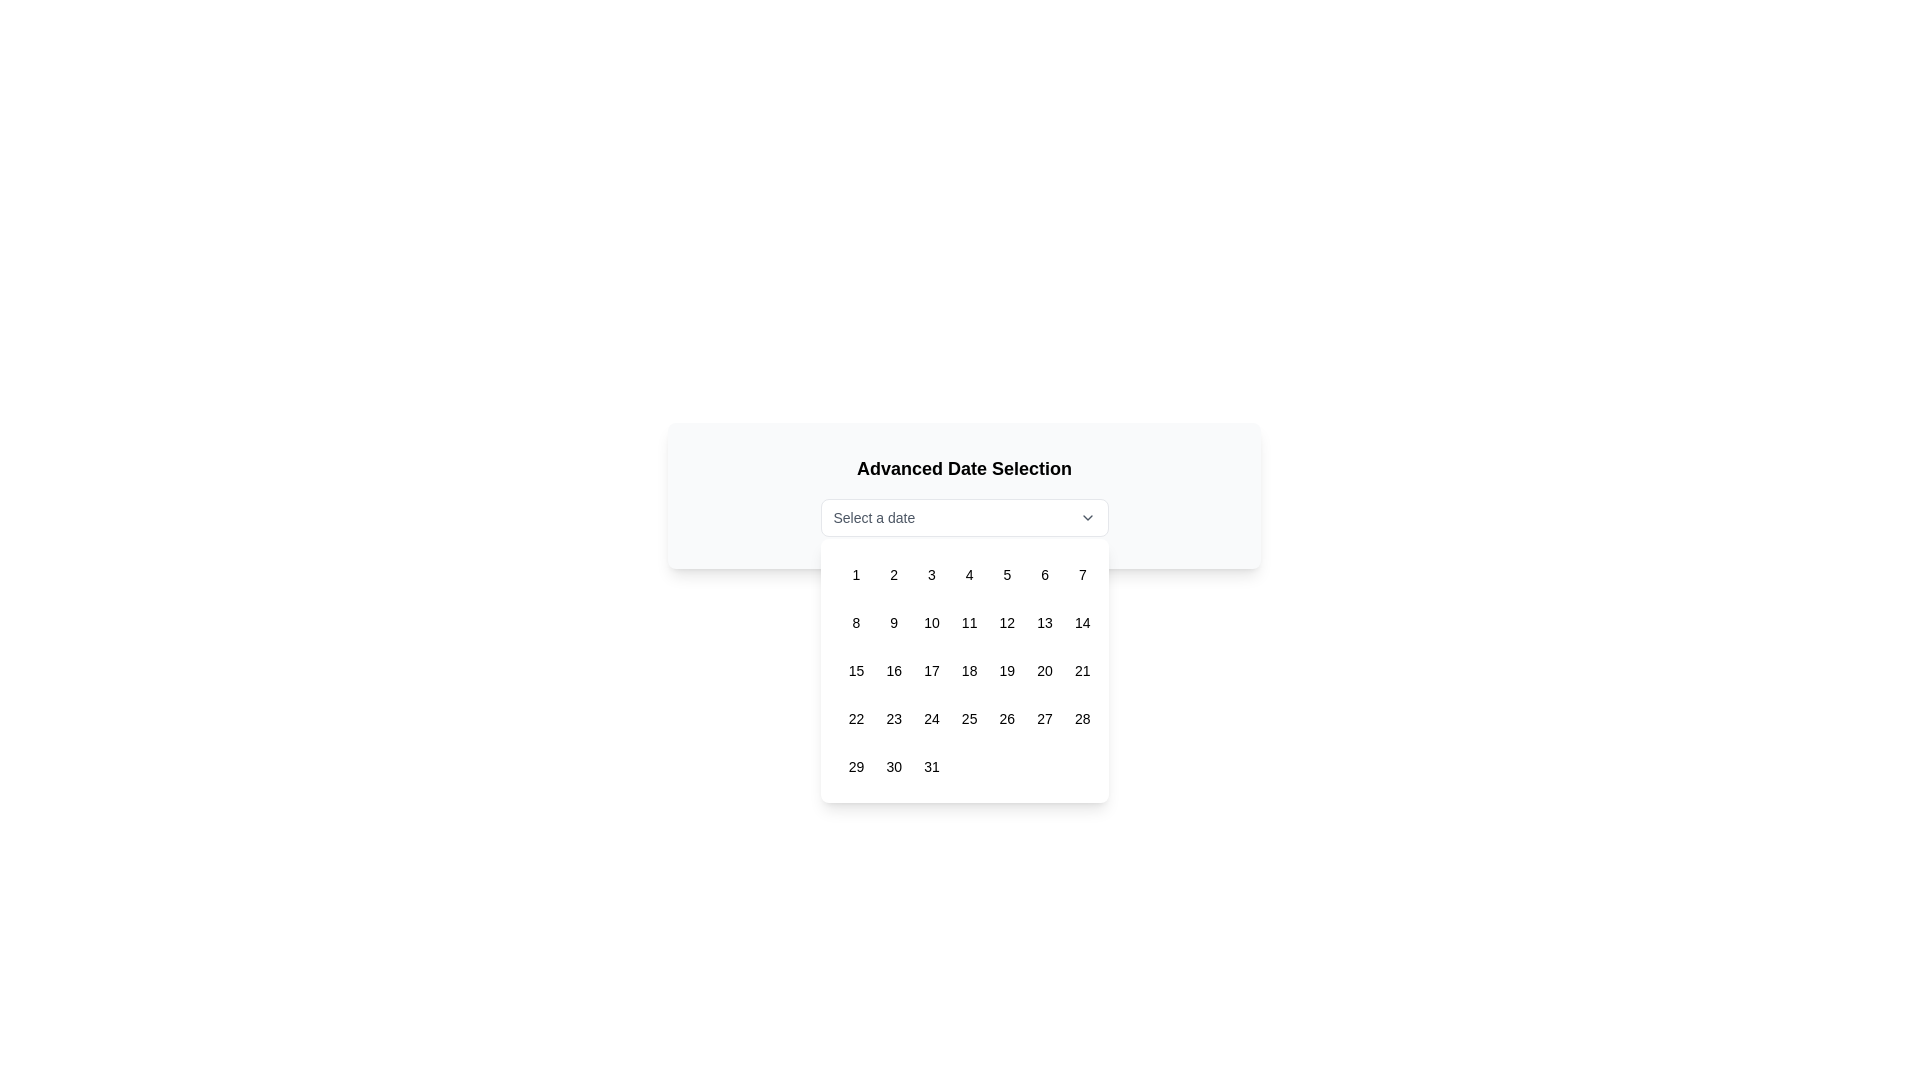  What do you see at coordinates (893, 574) in the screenshot?
I see `the button for selecting the second day in the calendar, positioned between the buttons labeled '1' and '3' in the topmost row of the date picker` at bounding box center [893, 574].